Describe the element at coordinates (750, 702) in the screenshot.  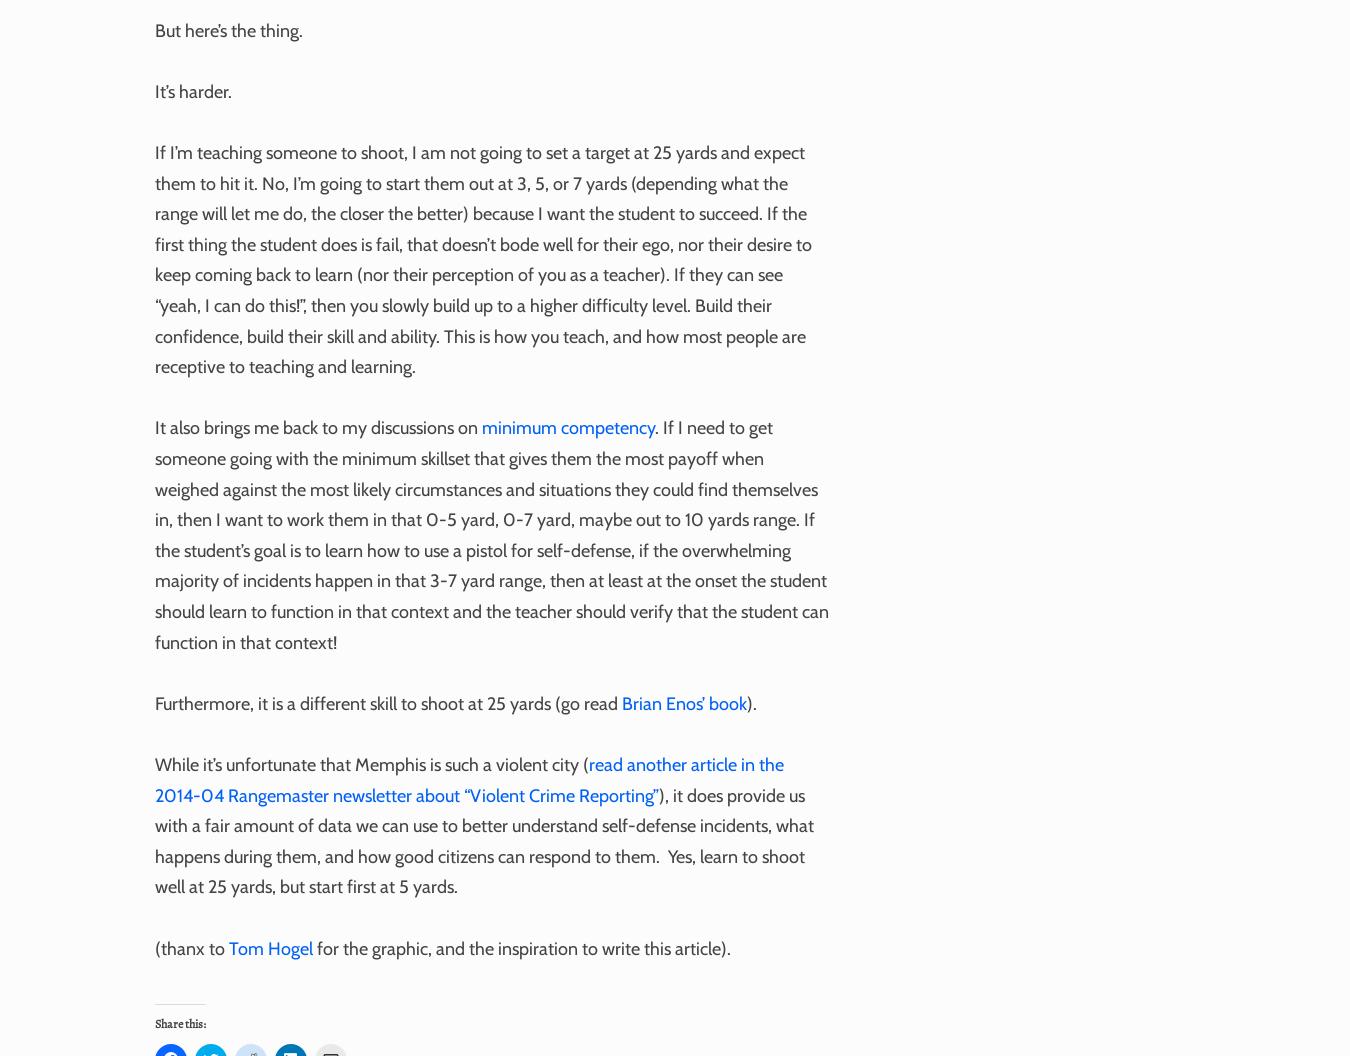
I see `').'` at that location.